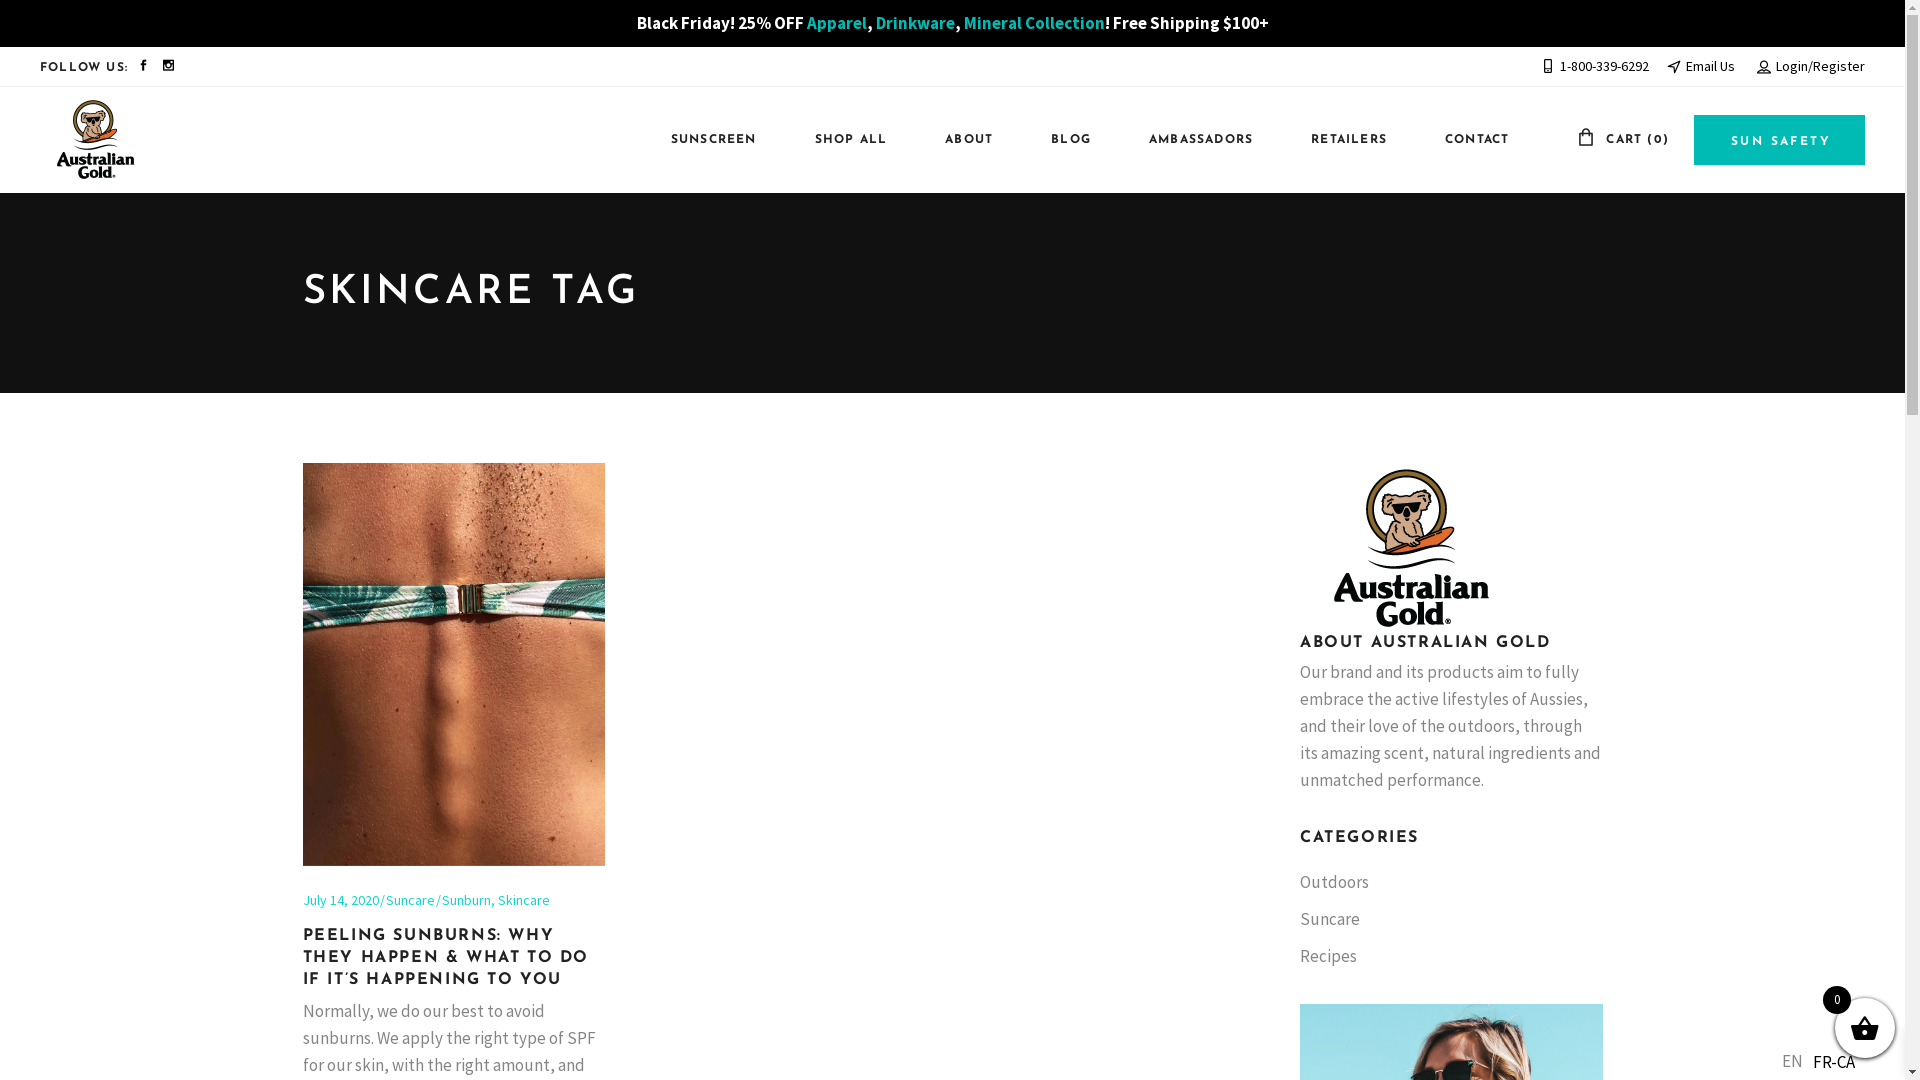 This screenshot has height=1080, width=1920. Describe the element at coordinates (1467, 139) in the screenshot. I see `'CONTACT'` at that location.